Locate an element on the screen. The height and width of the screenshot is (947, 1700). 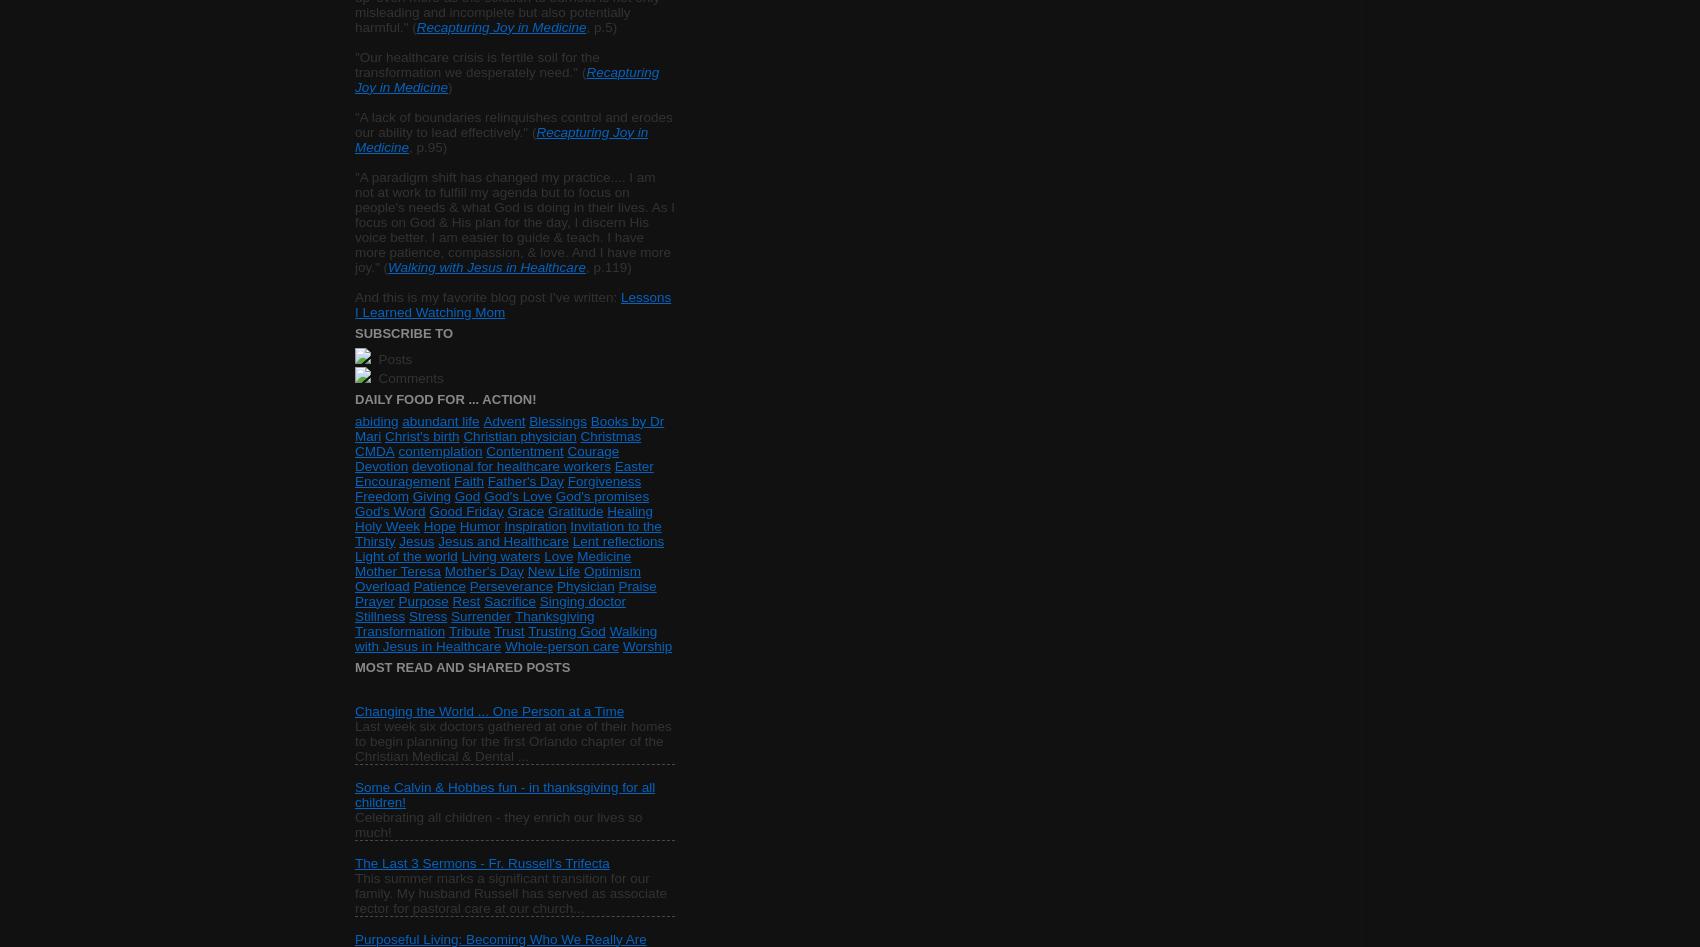
'Stress' is located at coordinates (428, 615).